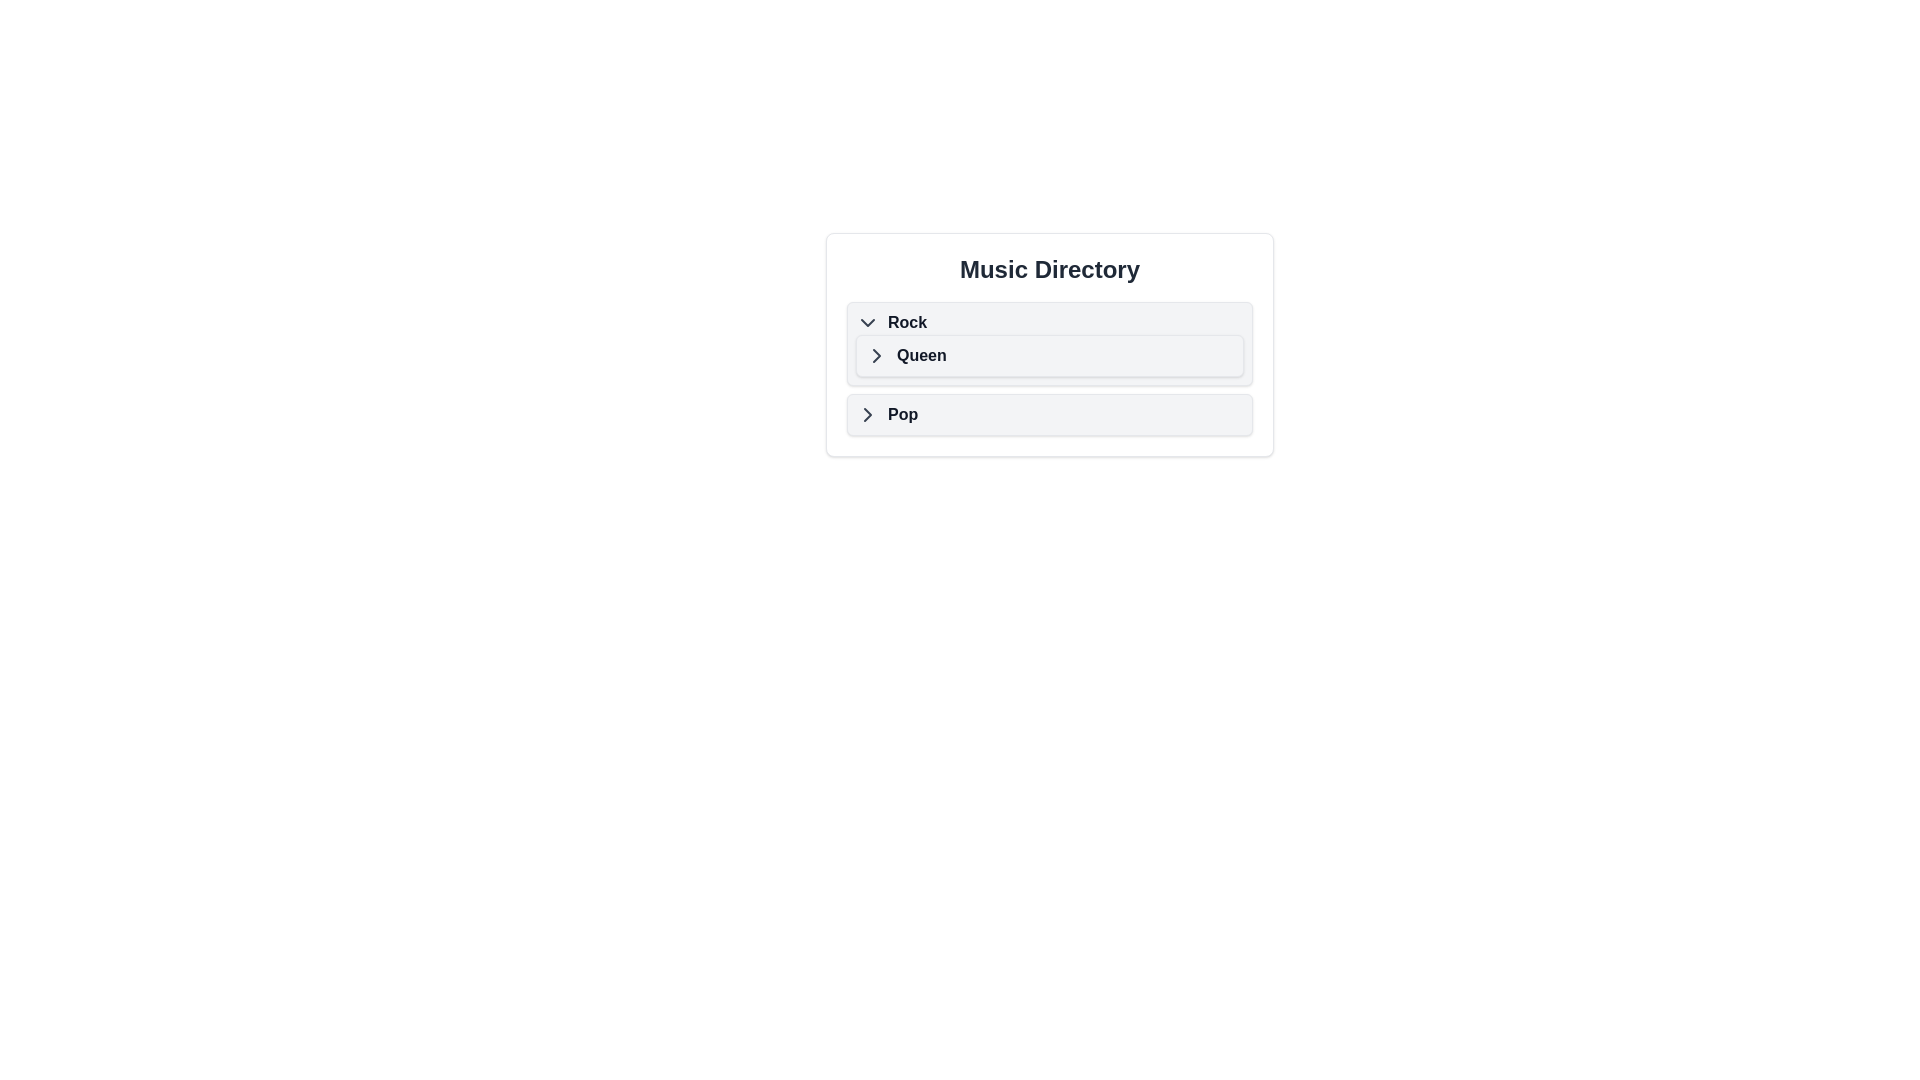 The height and width of the screenshot is (1080, 1920). I want to click on the 'Pop' category button in the music directory to observe the tooltip or visual feedback, so click(1049, 414).